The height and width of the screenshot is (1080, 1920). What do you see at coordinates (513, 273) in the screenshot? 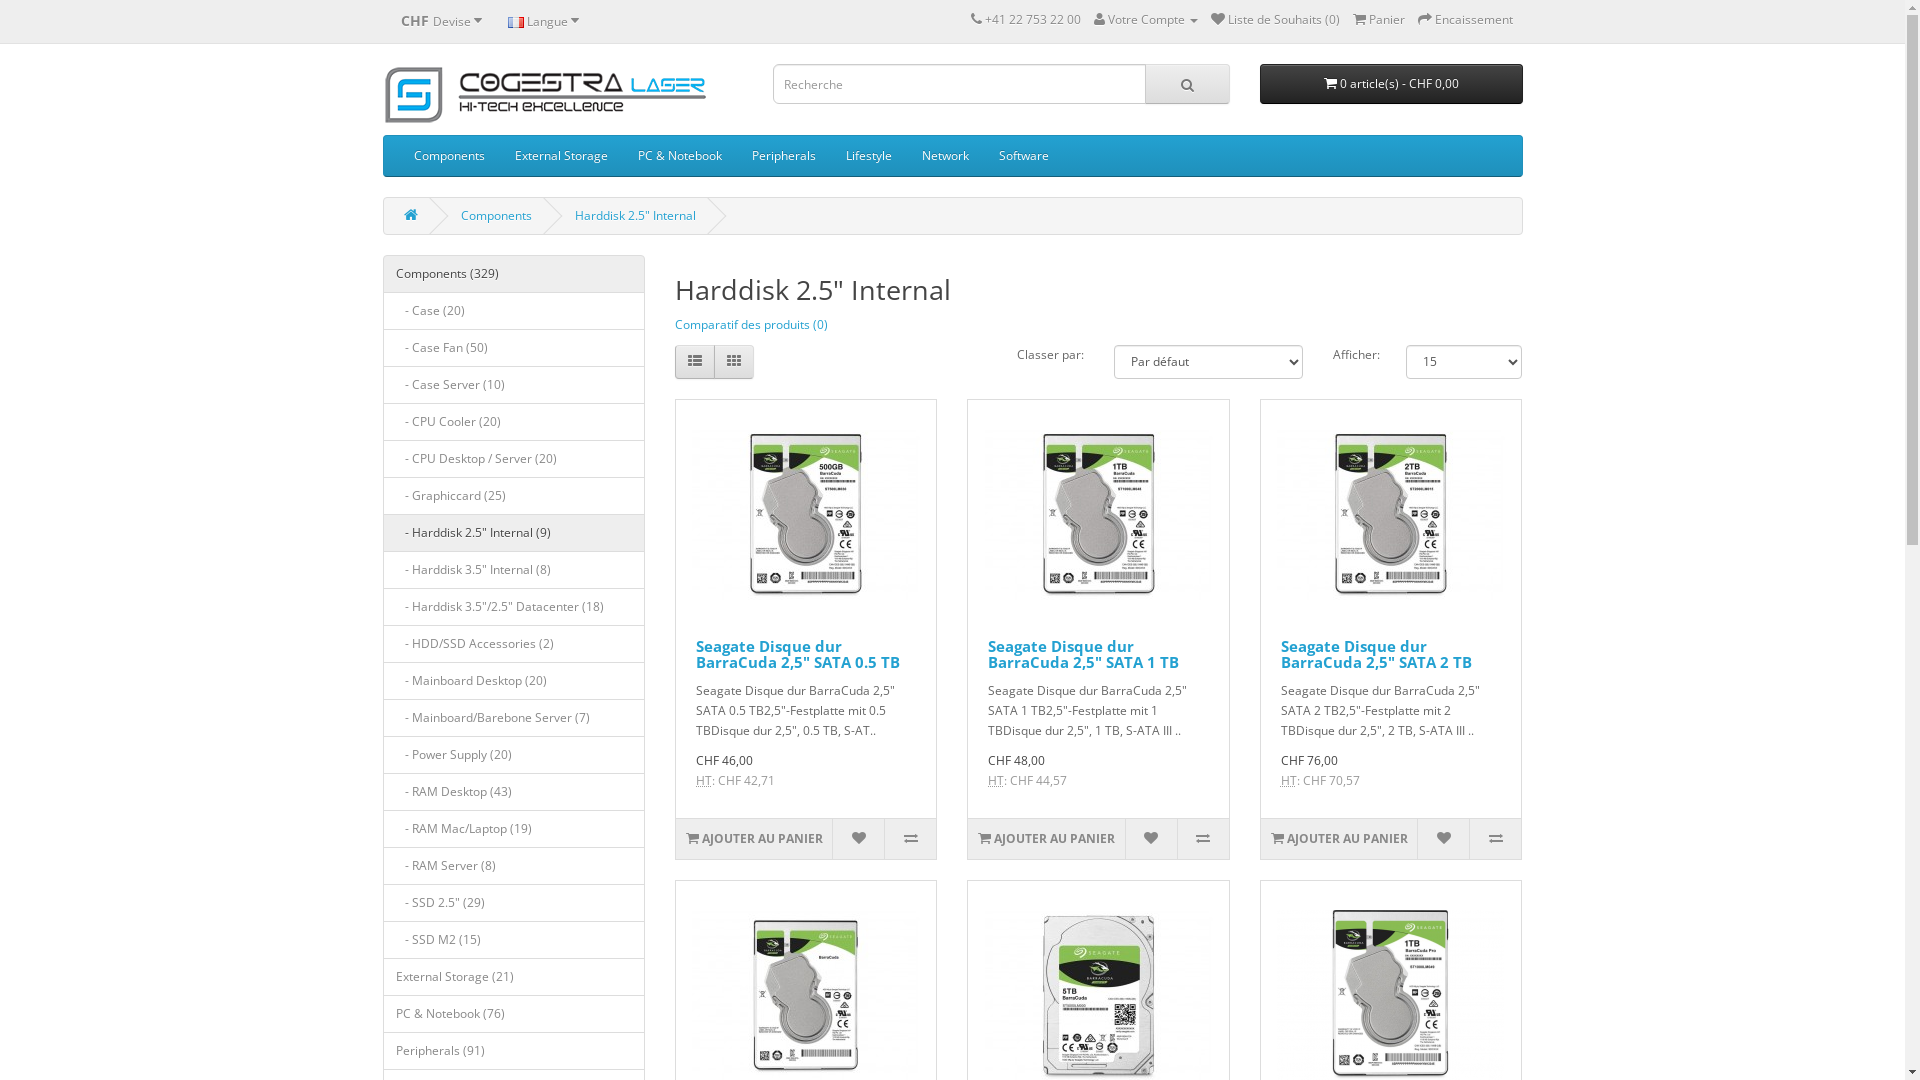
I see `'Components (329)'` at bounding box center [513, 273].